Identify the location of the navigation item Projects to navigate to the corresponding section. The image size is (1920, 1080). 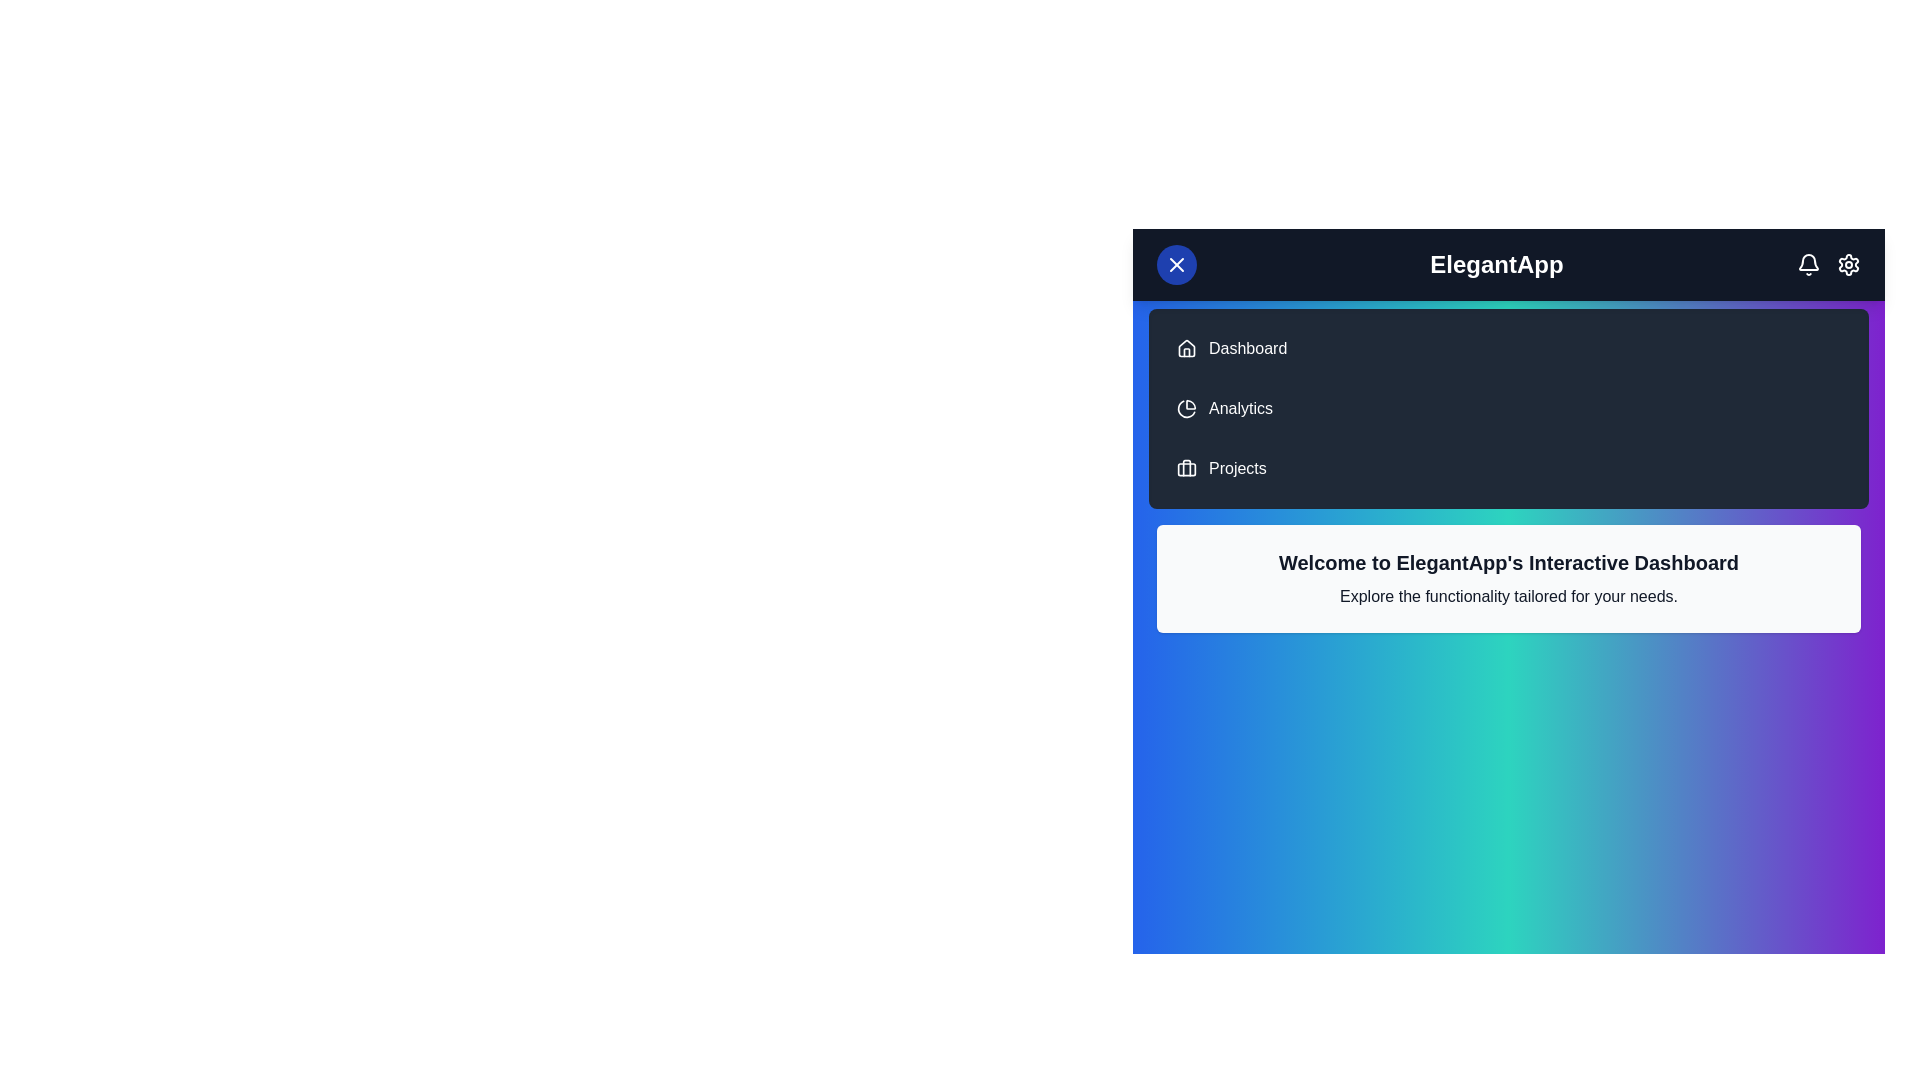
(1236, 469).